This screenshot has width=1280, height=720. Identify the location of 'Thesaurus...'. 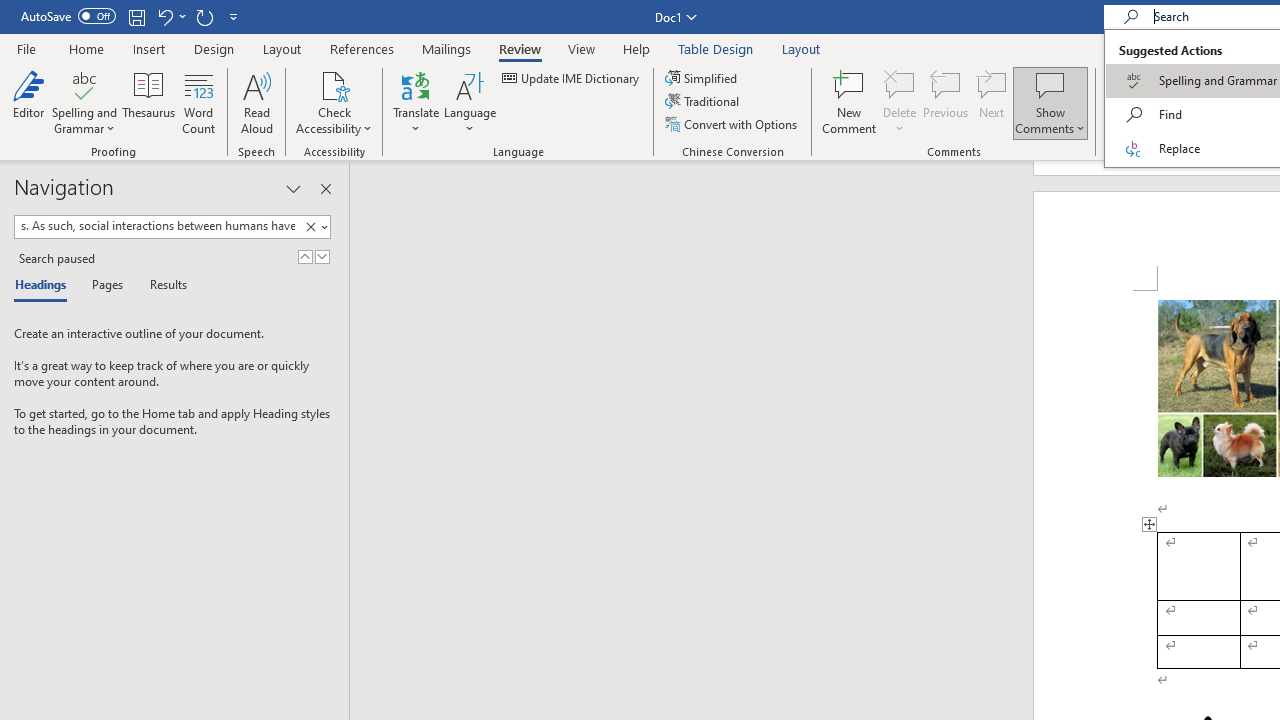
(148, 103).